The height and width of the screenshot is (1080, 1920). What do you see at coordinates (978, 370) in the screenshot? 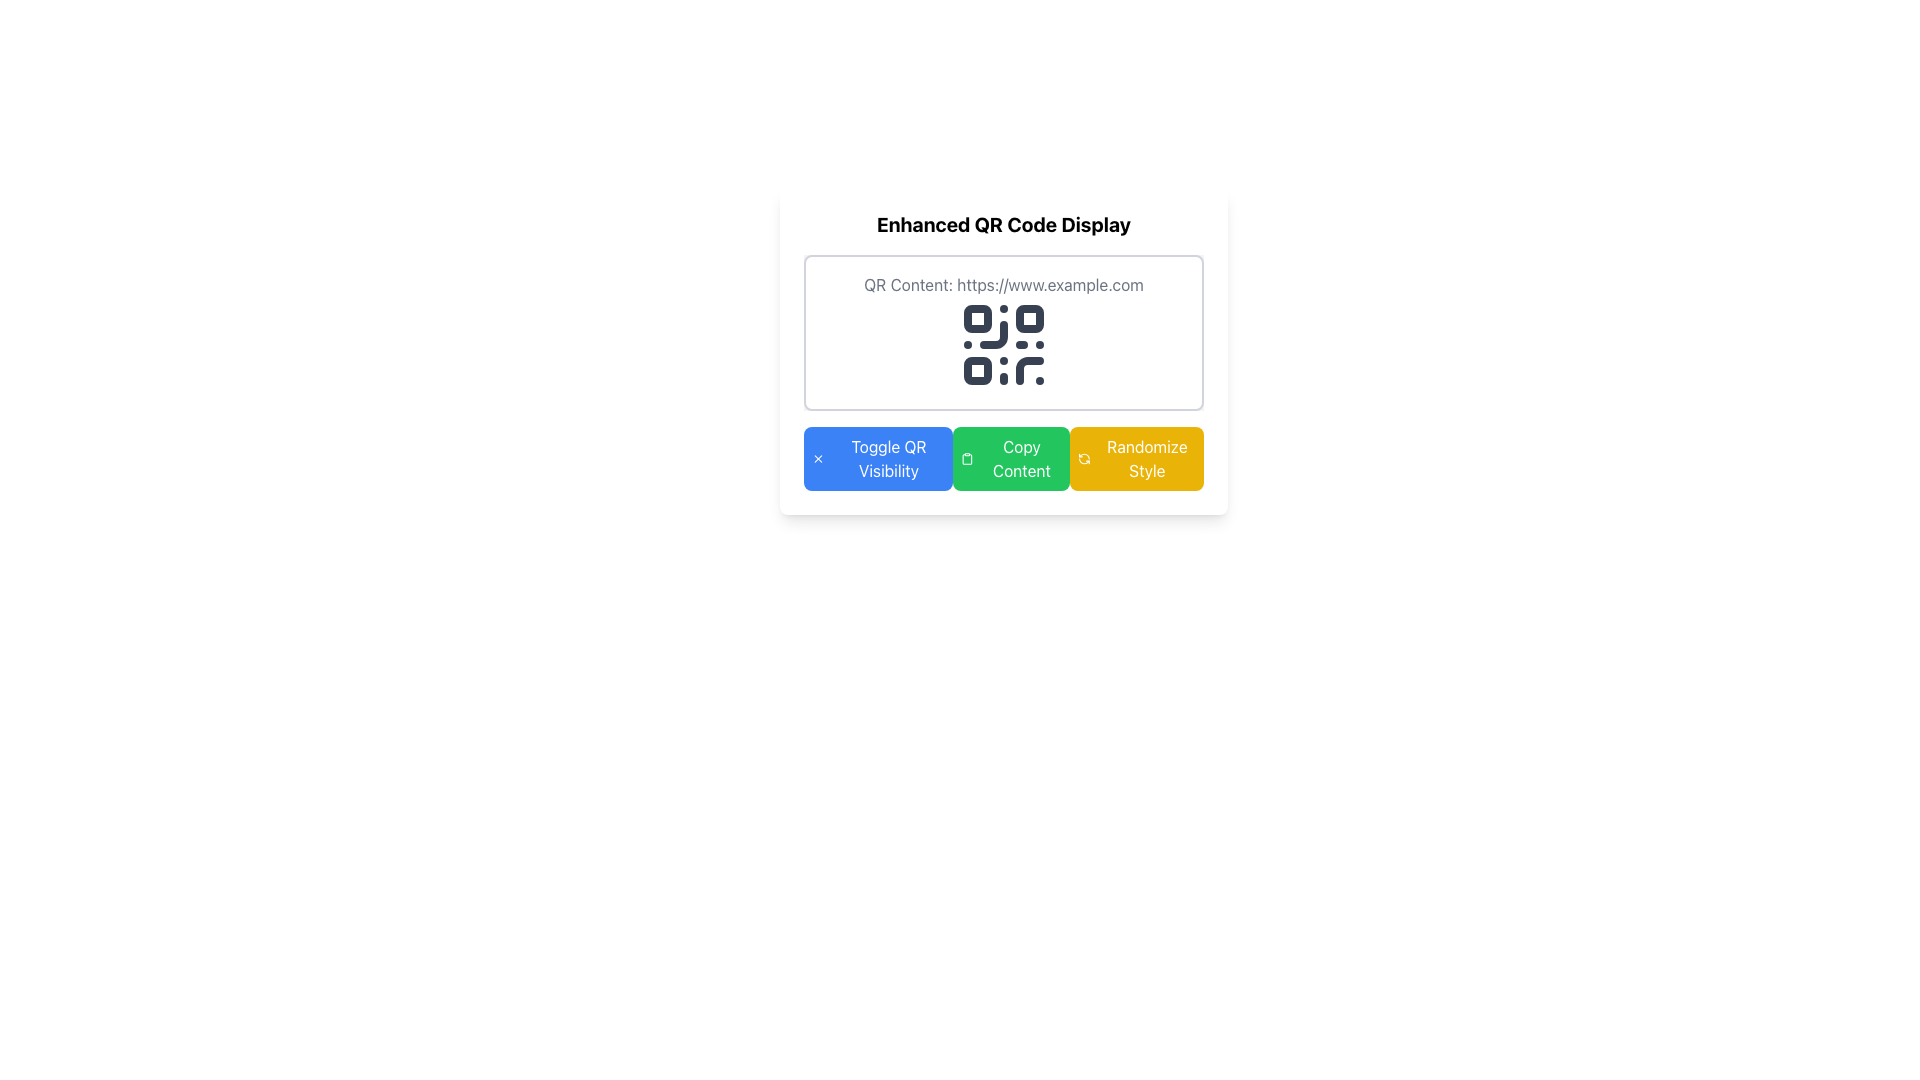
I see `the QR code module located at the bottom-left corner of the Enhanced QR Code Display, which is a small square with rounded corners` at bounding box center [978, 370].